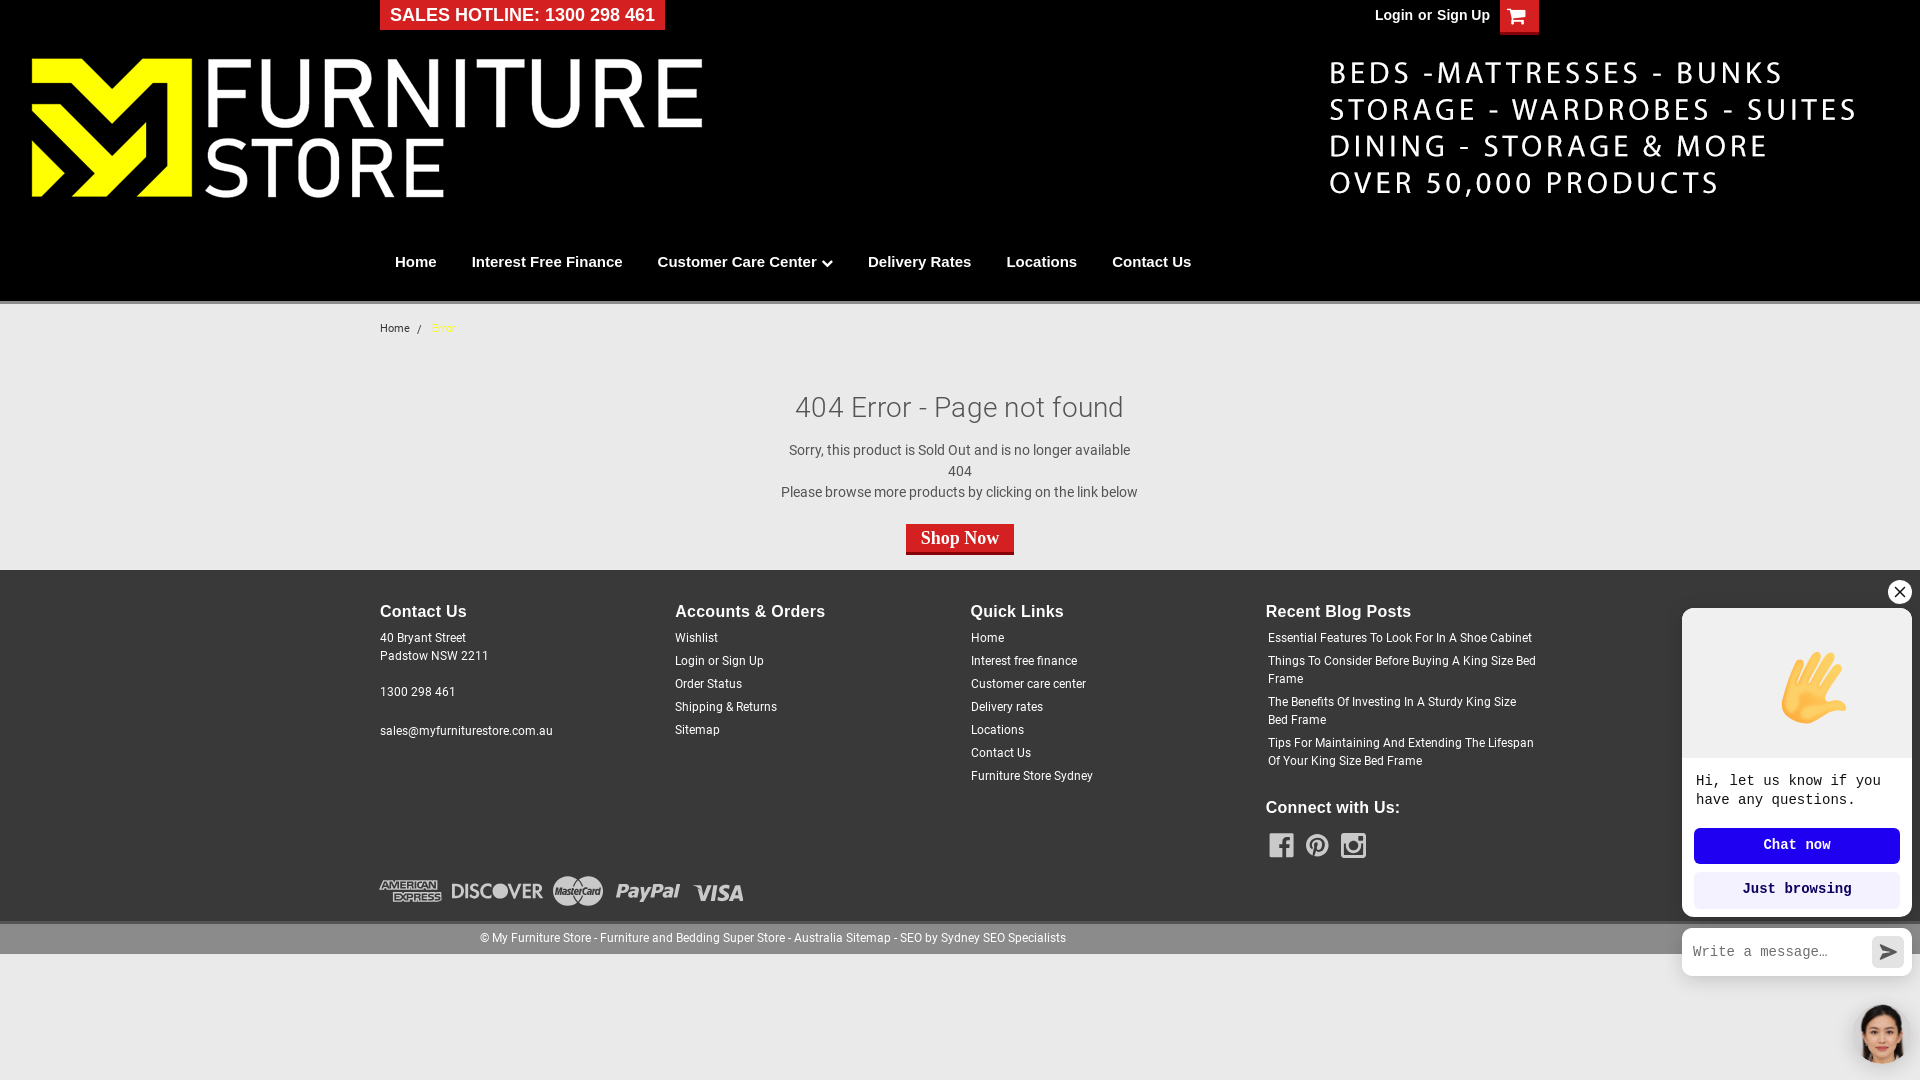 This screenshot has width=1920, height=1080. I want to click on 'Customer Care Center', so click(762, 261).